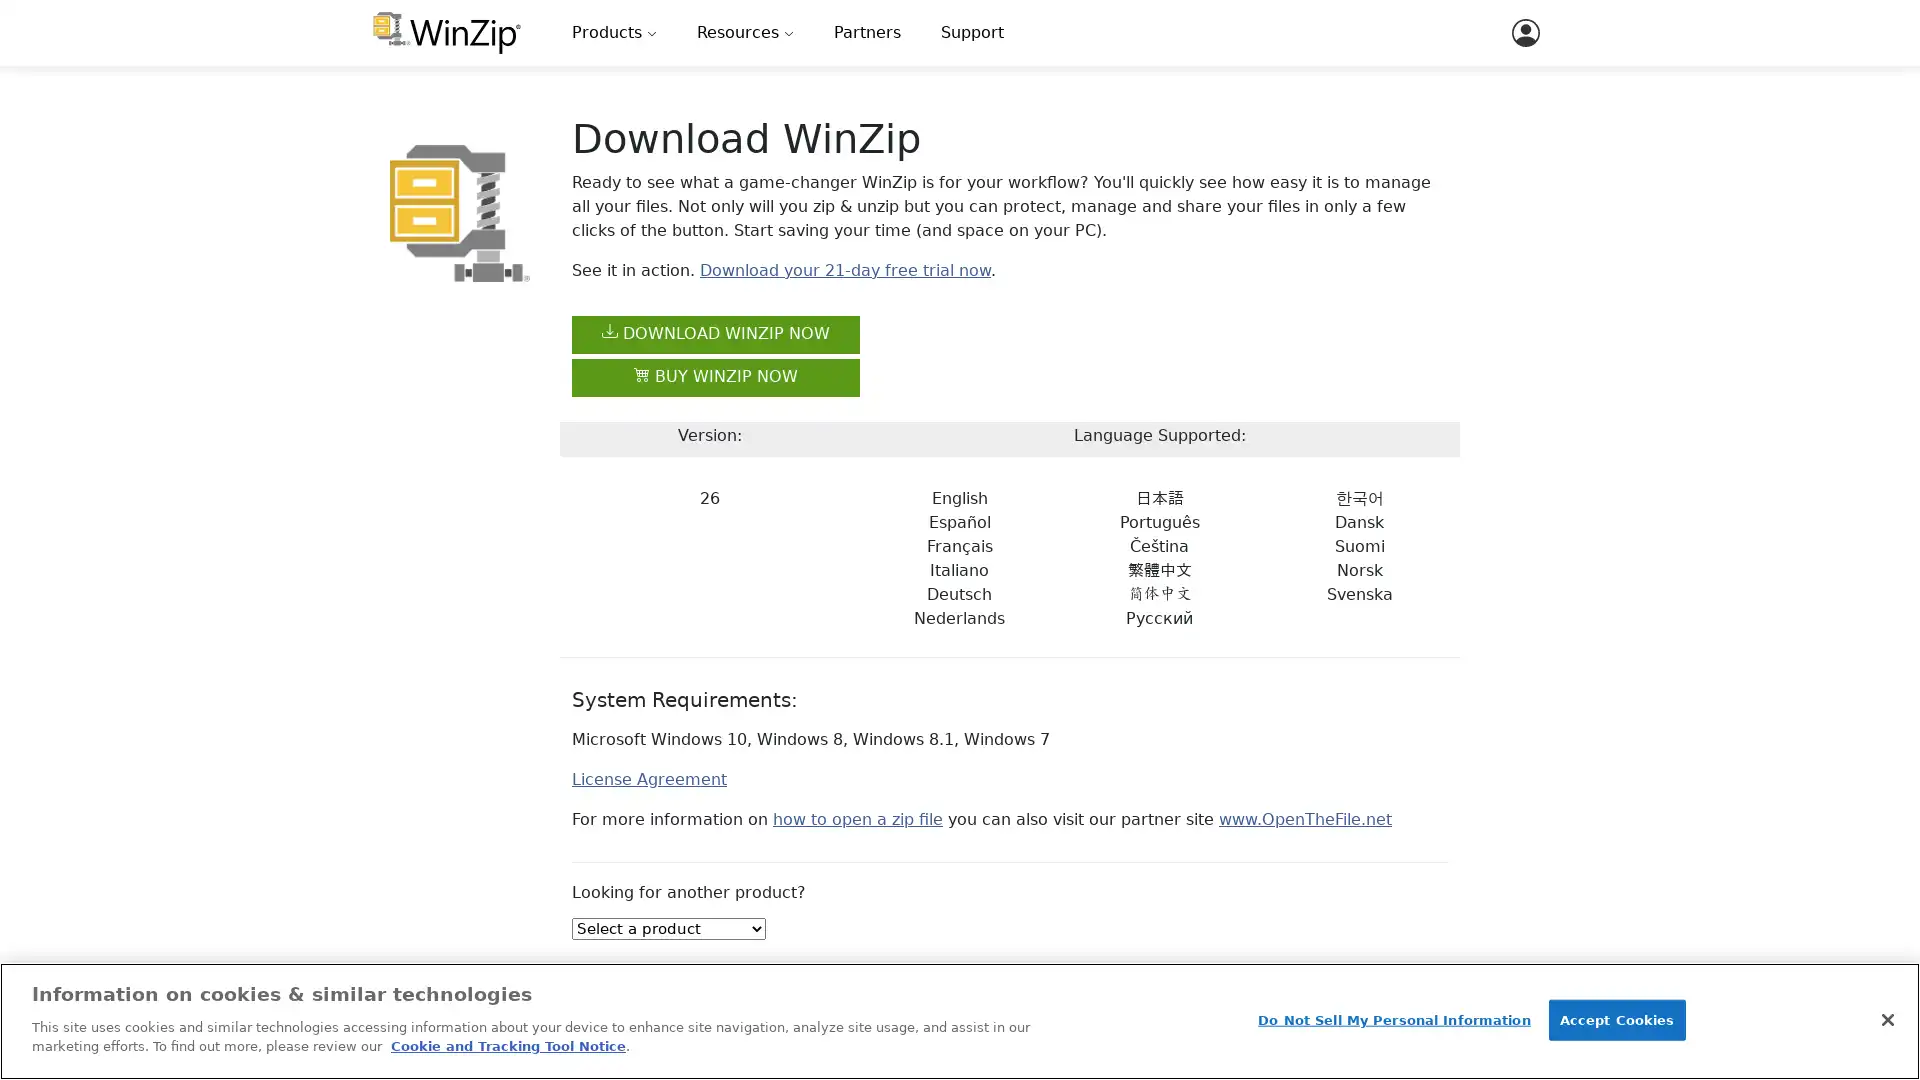 This screenshot has height=1080, width=1920. What do you see at coordinates (1886, 1018) in the screenshot?
I see `Close` at bounding box center [1886, 1018].